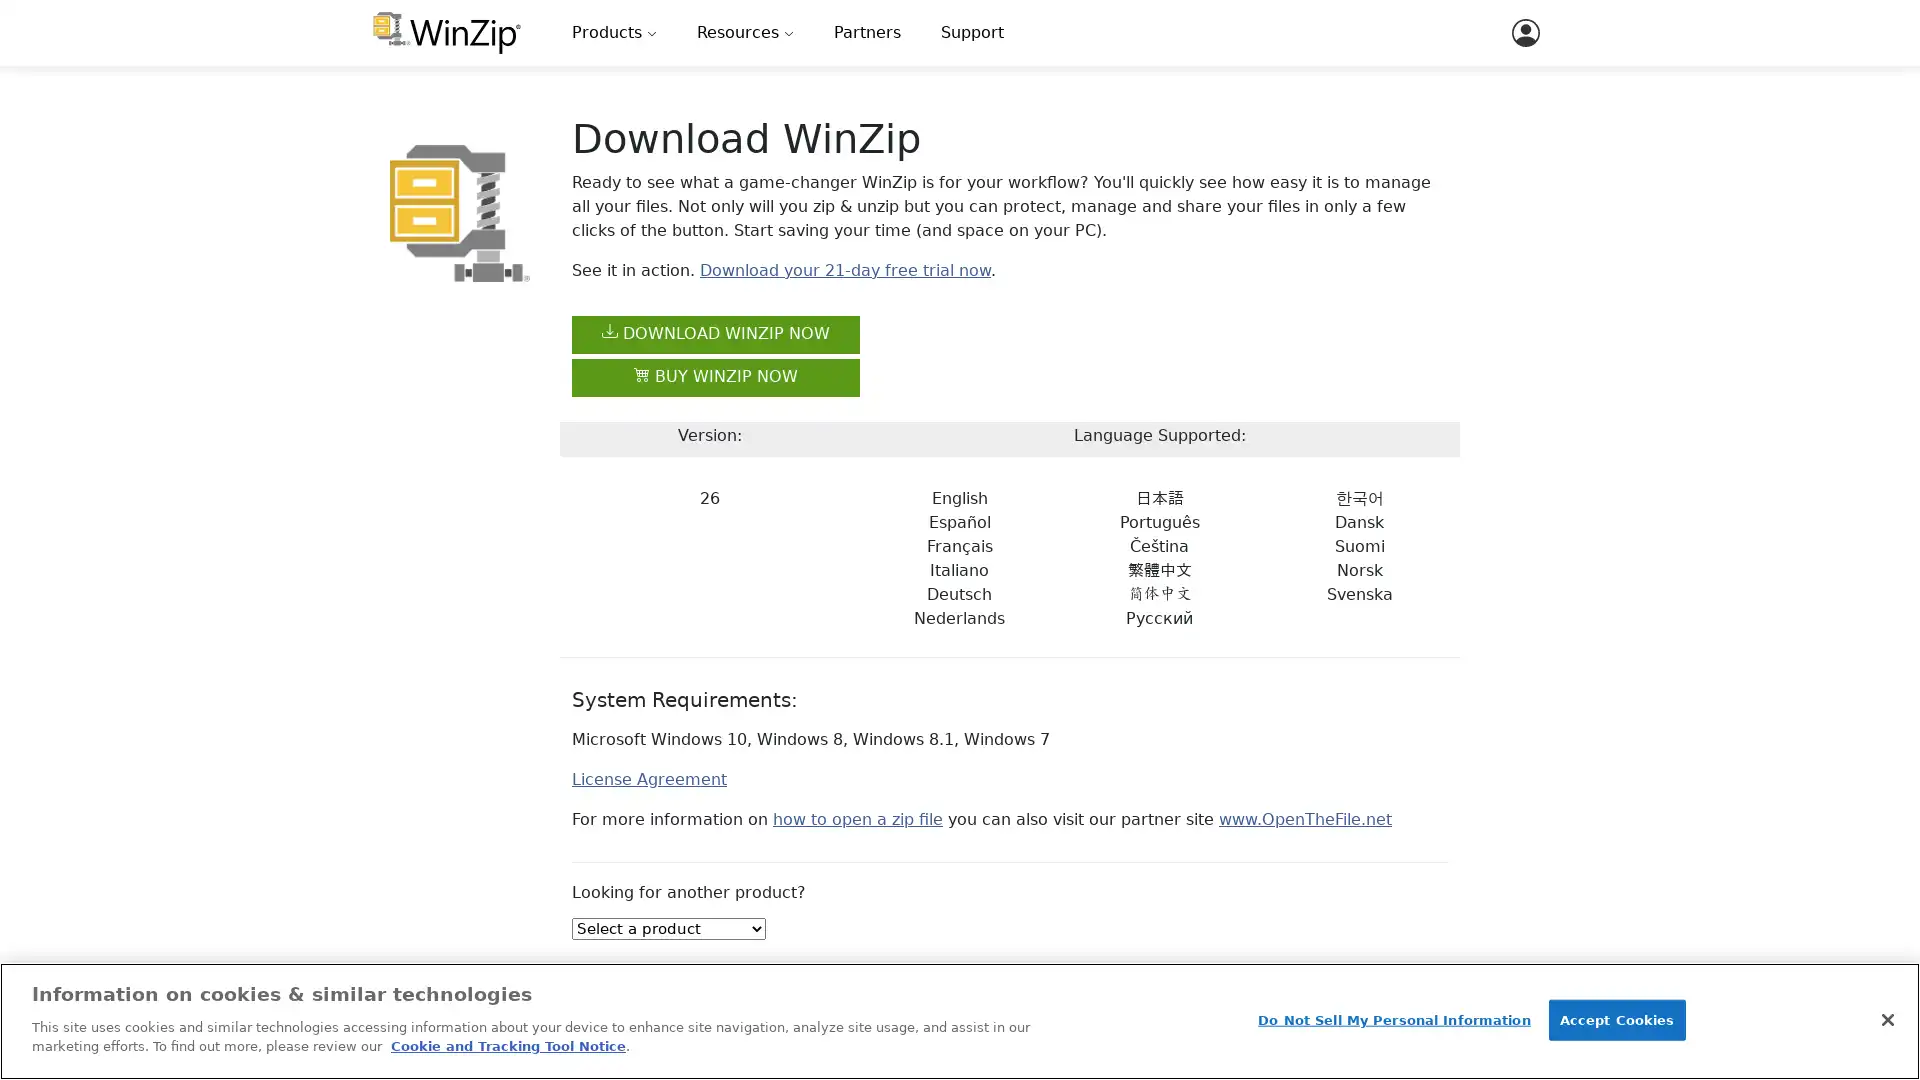 This screenshot has height=1080, width=1920. What do you see at coordinates (1886, 1018) in the screenshot?
I see `Close` at bounding box center [1886, 1018].